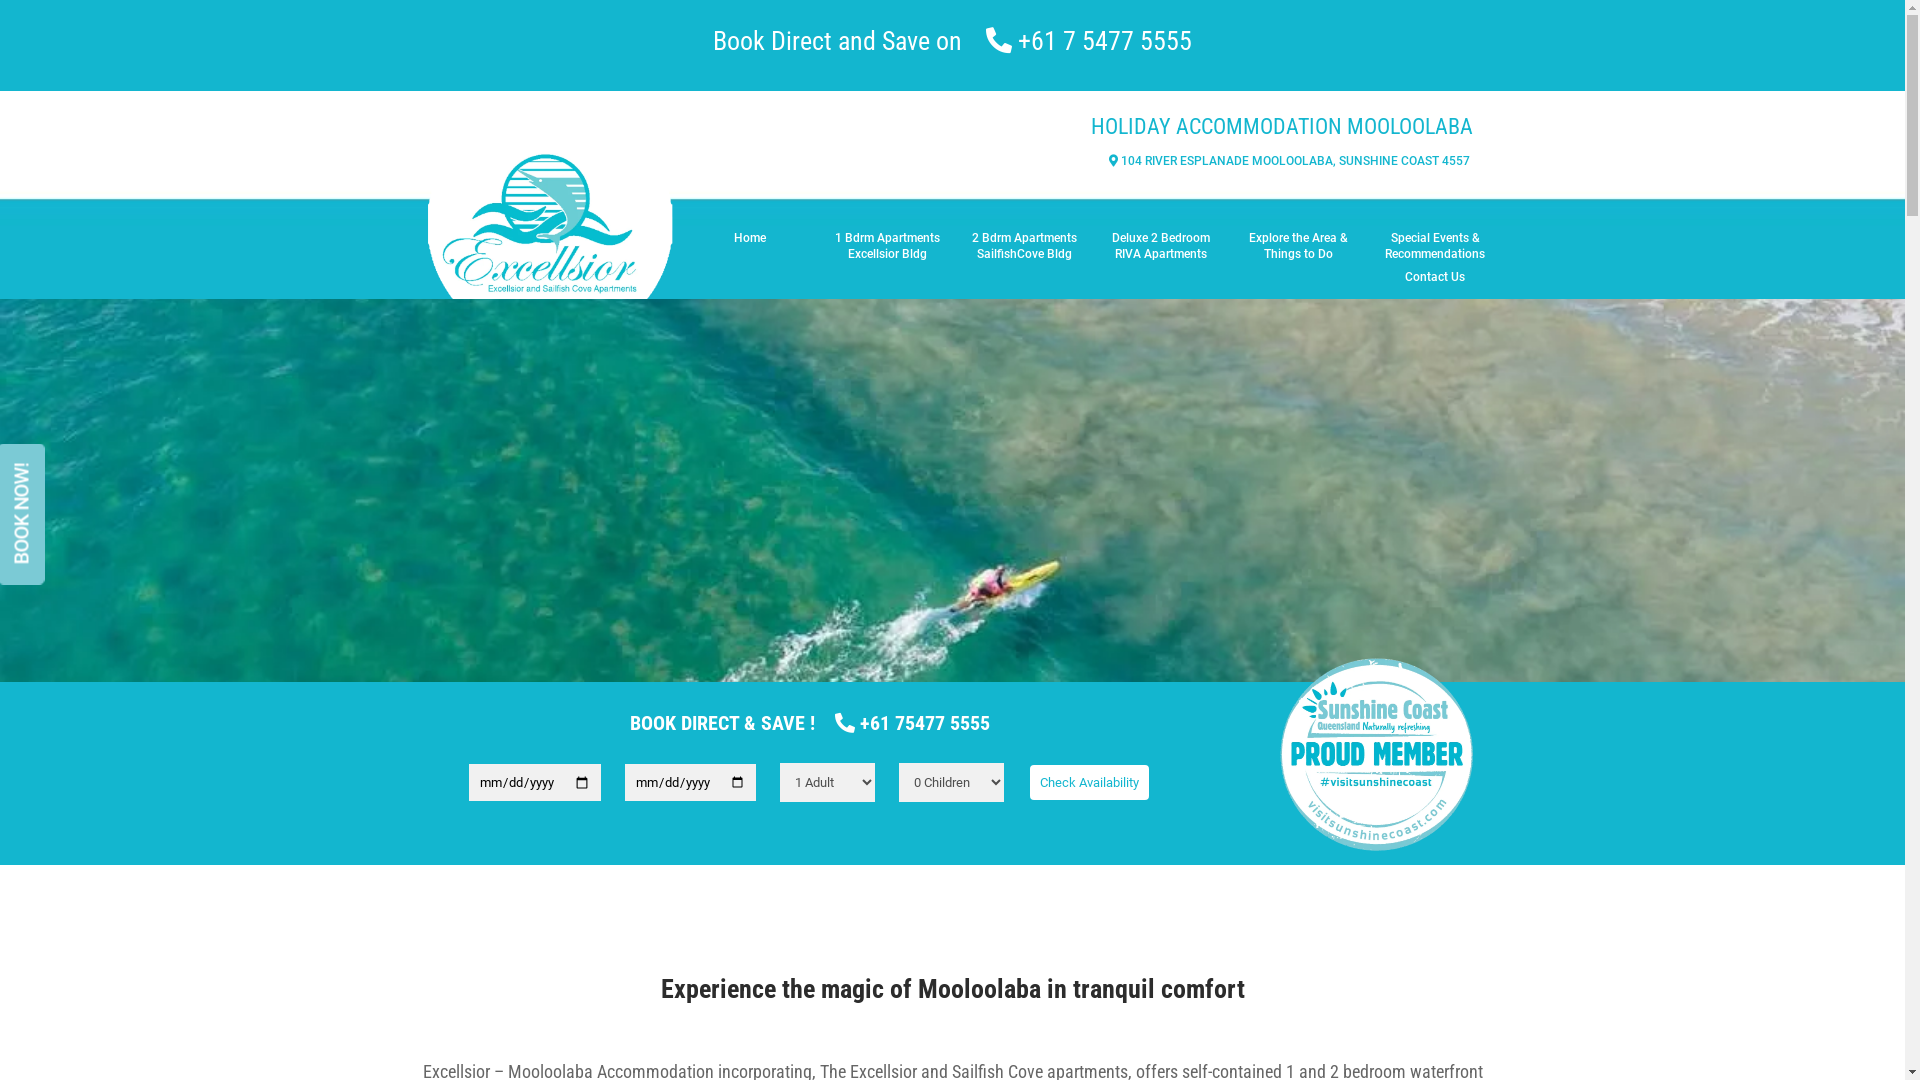  What do you see at coordinates (550, 195) in the screenshot?
I see `'Header-Logo-Circle-croped'` at bounding box center [550, 195].